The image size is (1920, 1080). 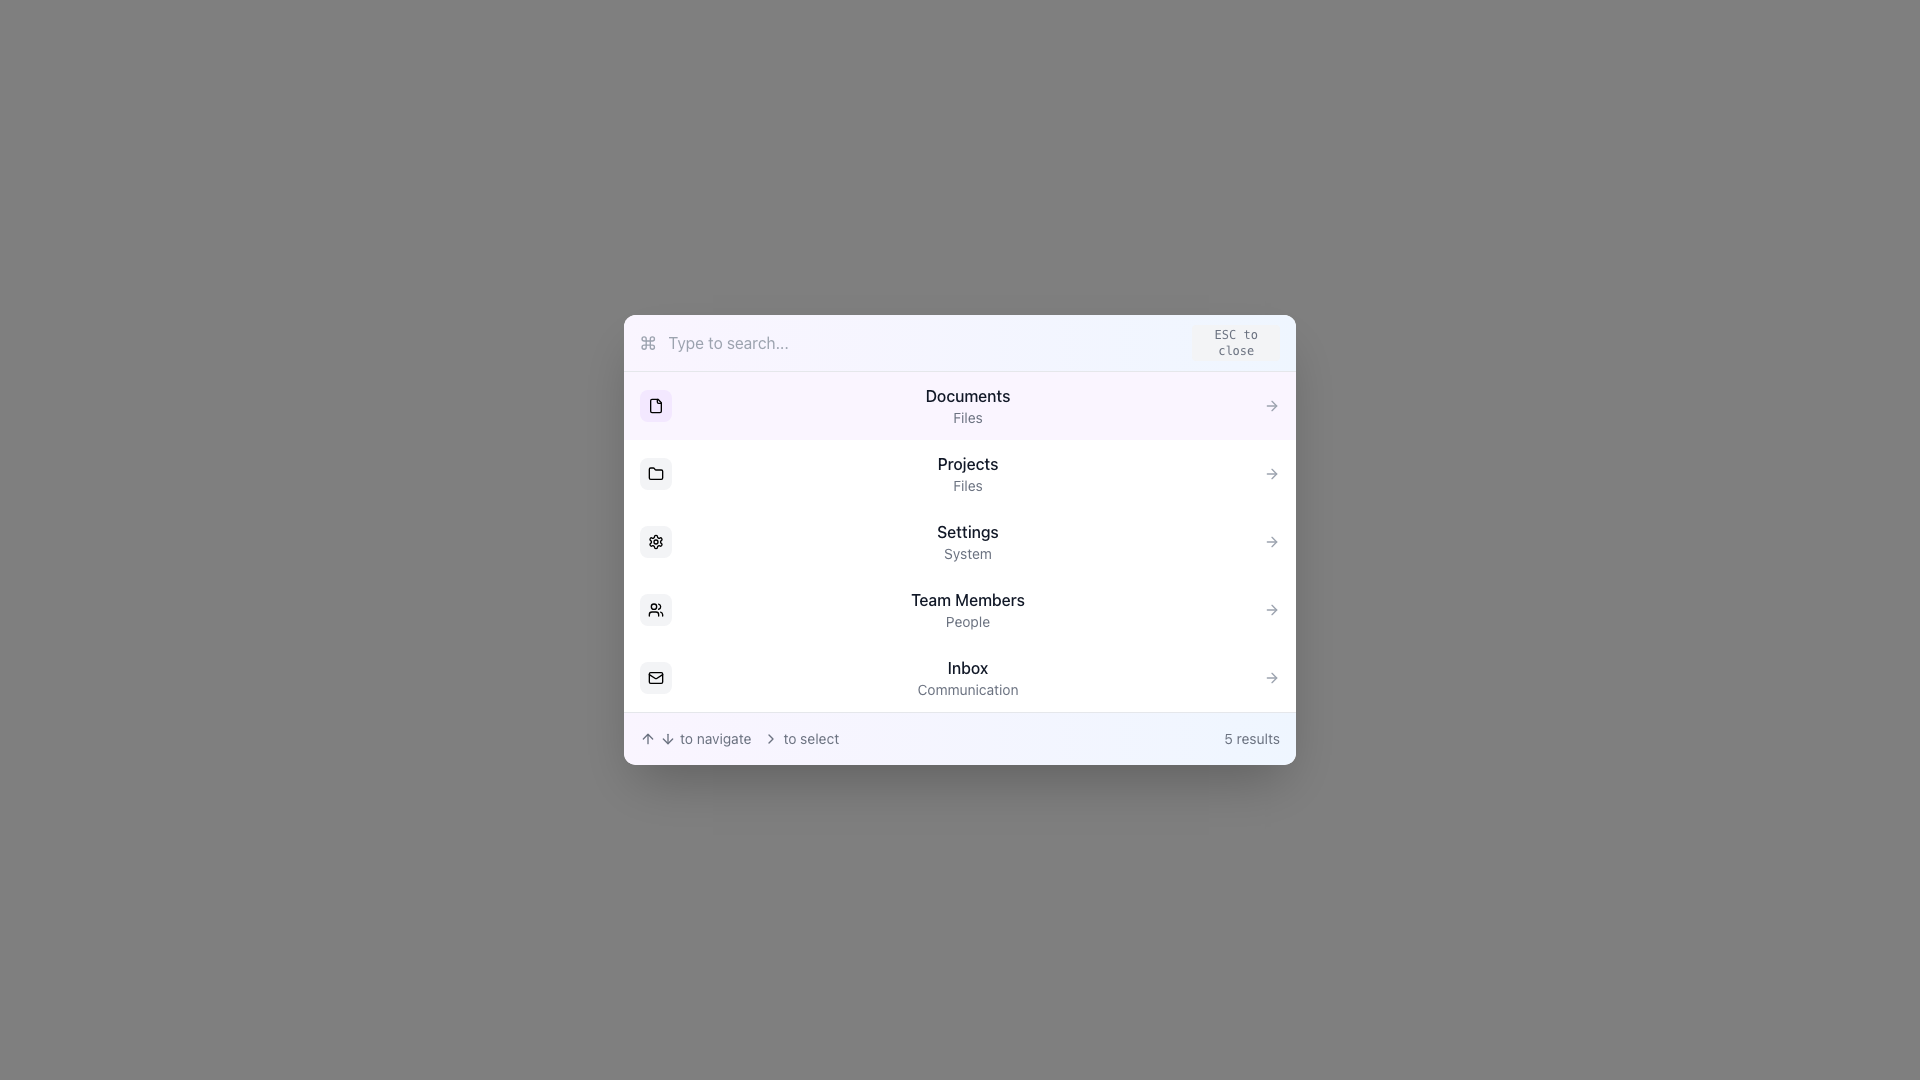 What do you see at coordinates (968, 599) in the screenshot?
I see `the text label indicating 'Team Members', which serves as a title for the section and is centrally positioned above the text 'People'` at bounding box center [968, 599].